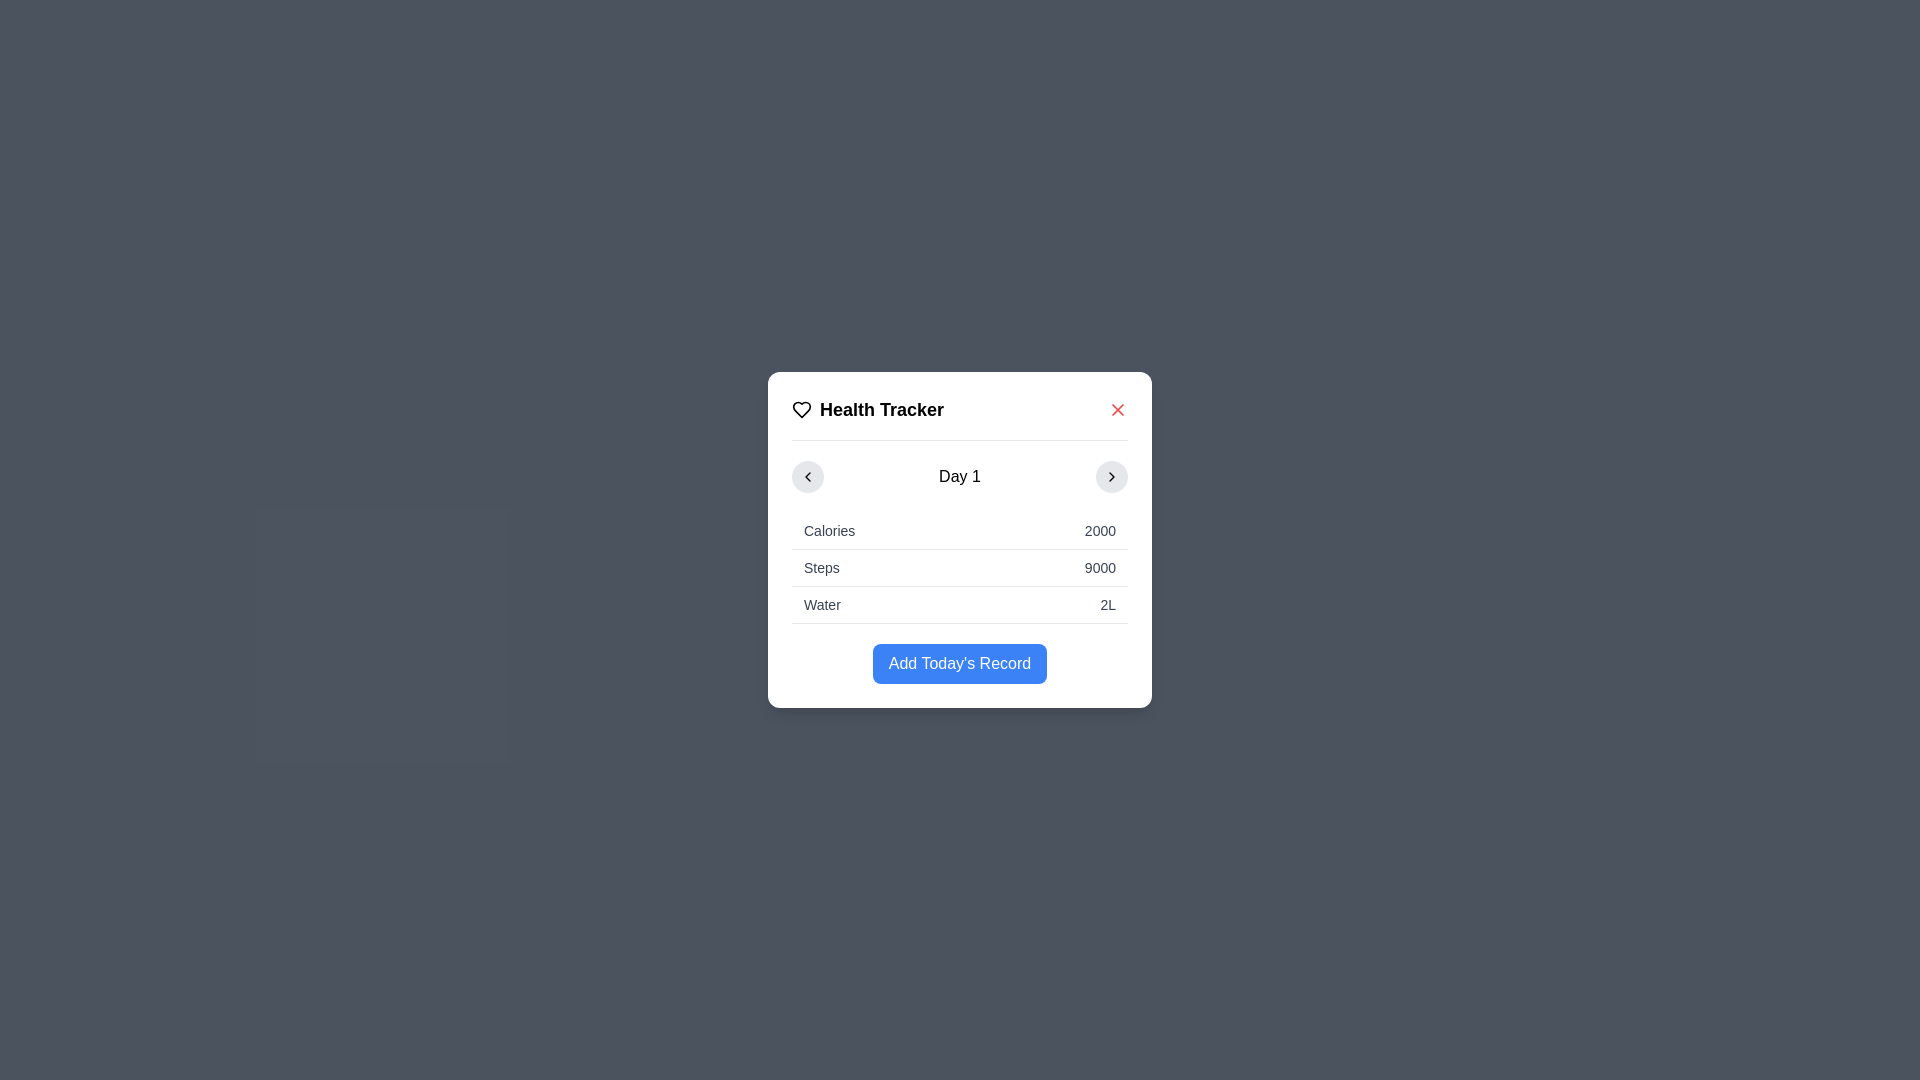  I want to click on the Close button (X icon) located in the top-right corner of the 'Health Tracker' card, so click(1117, 408).